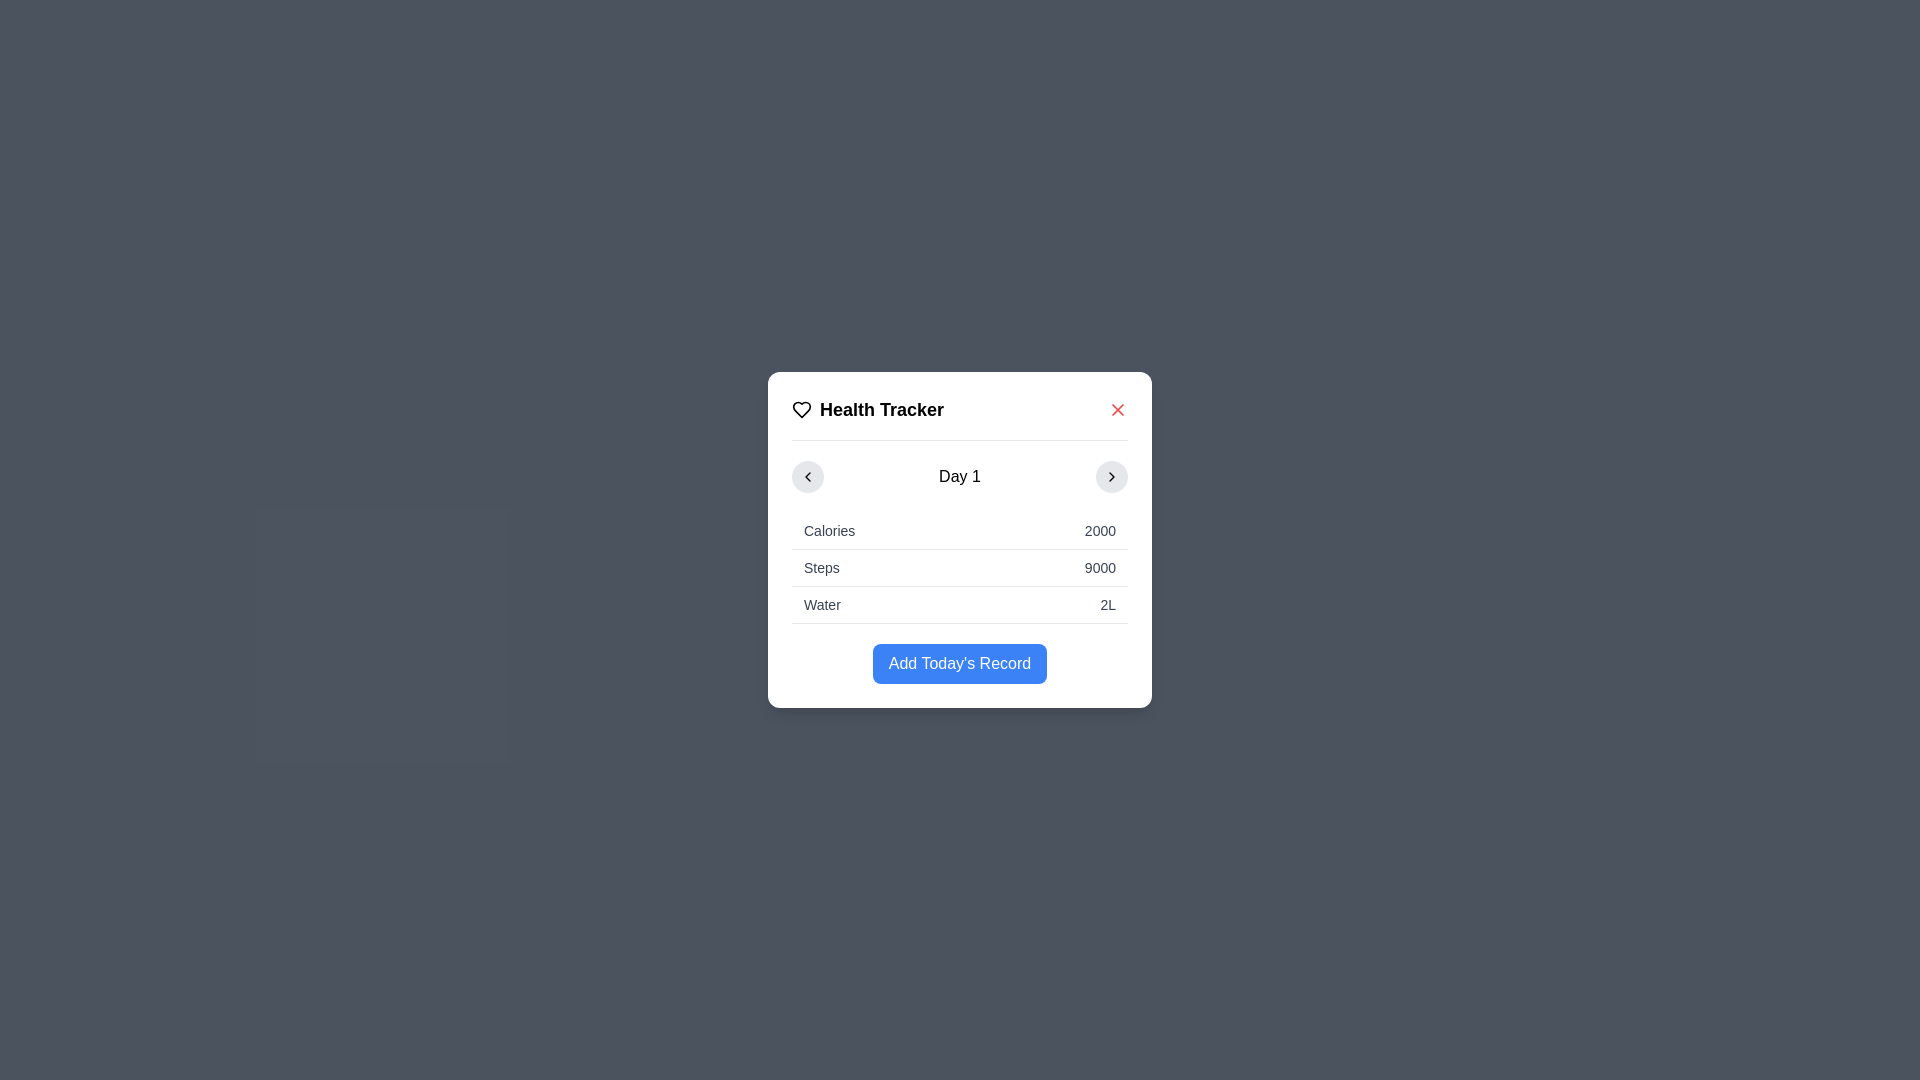  I want to click on the Close button (X icon) located in the top-right corner of the 'Health Tracker' card, so click(1117, 408).